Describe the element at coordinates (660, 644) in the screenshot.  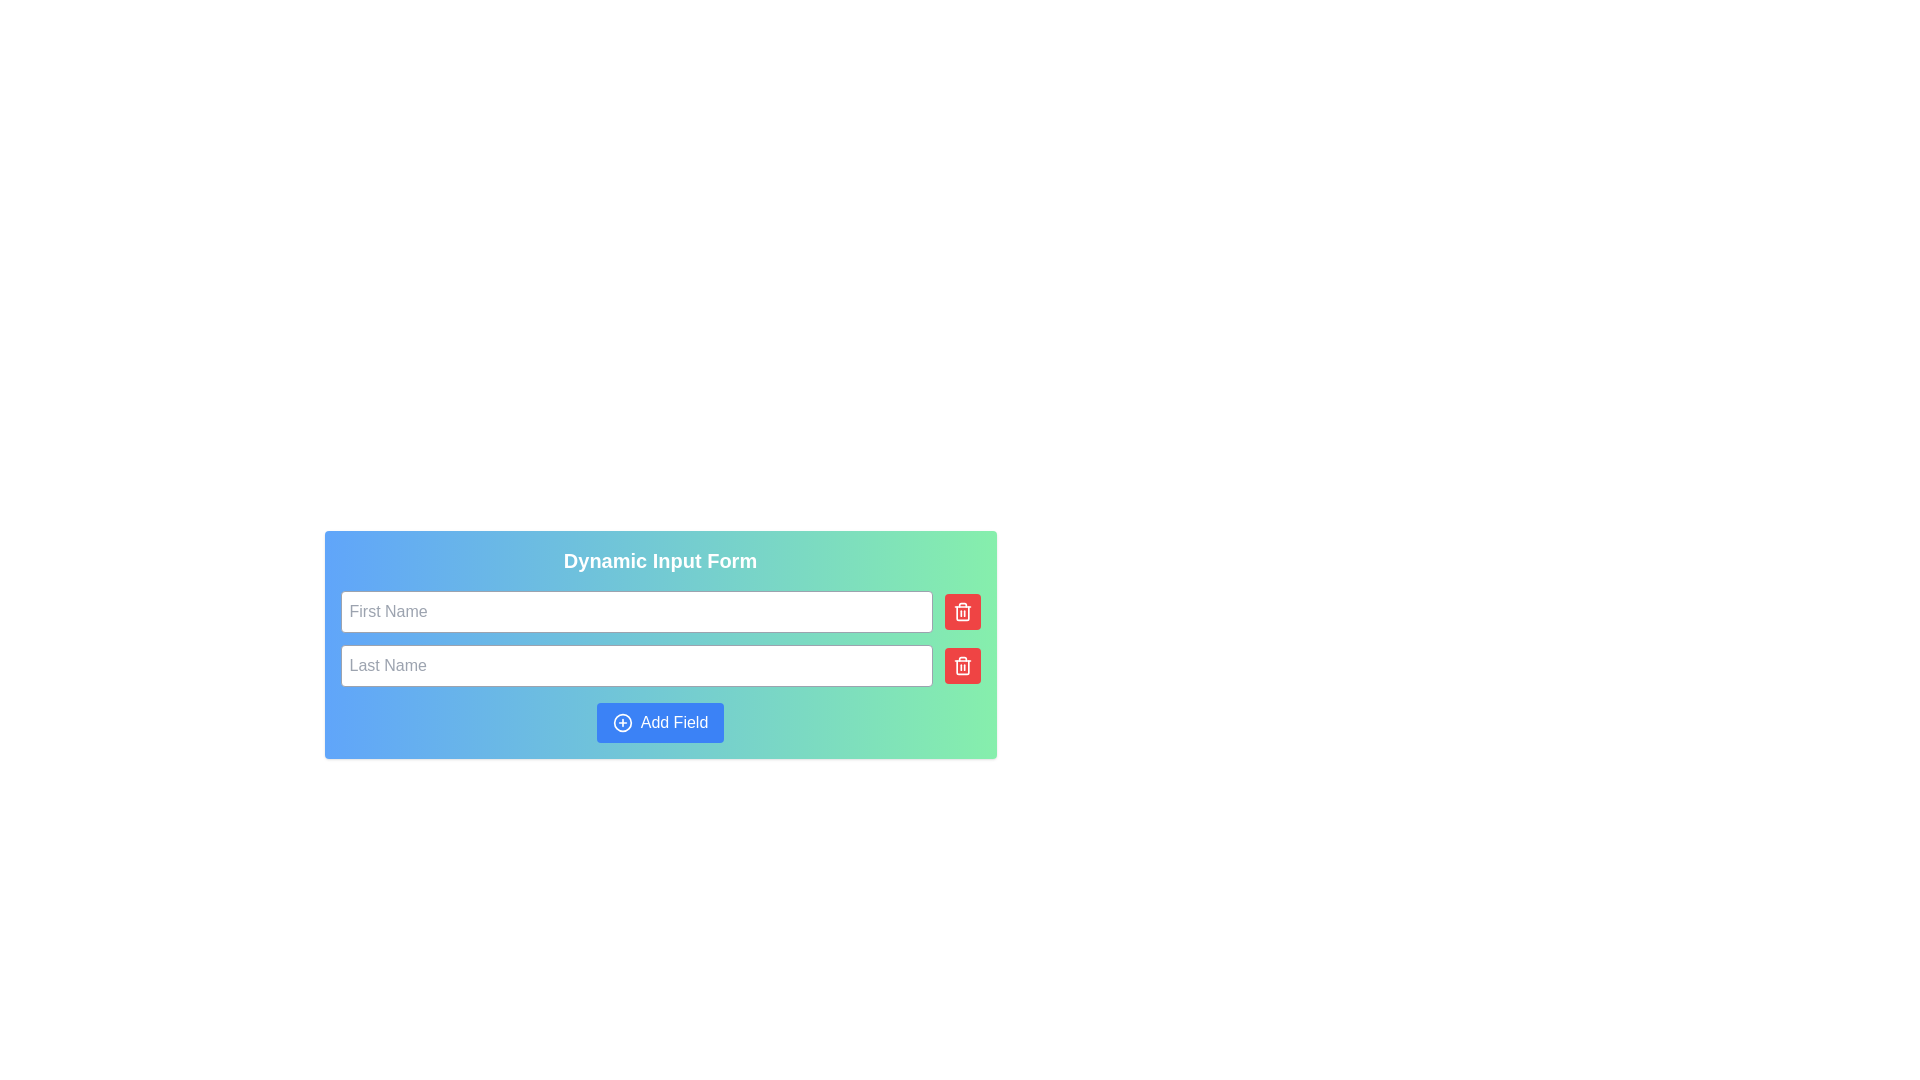
I see `the 'Last Name' text input field to place the cursor for user input` at that location.